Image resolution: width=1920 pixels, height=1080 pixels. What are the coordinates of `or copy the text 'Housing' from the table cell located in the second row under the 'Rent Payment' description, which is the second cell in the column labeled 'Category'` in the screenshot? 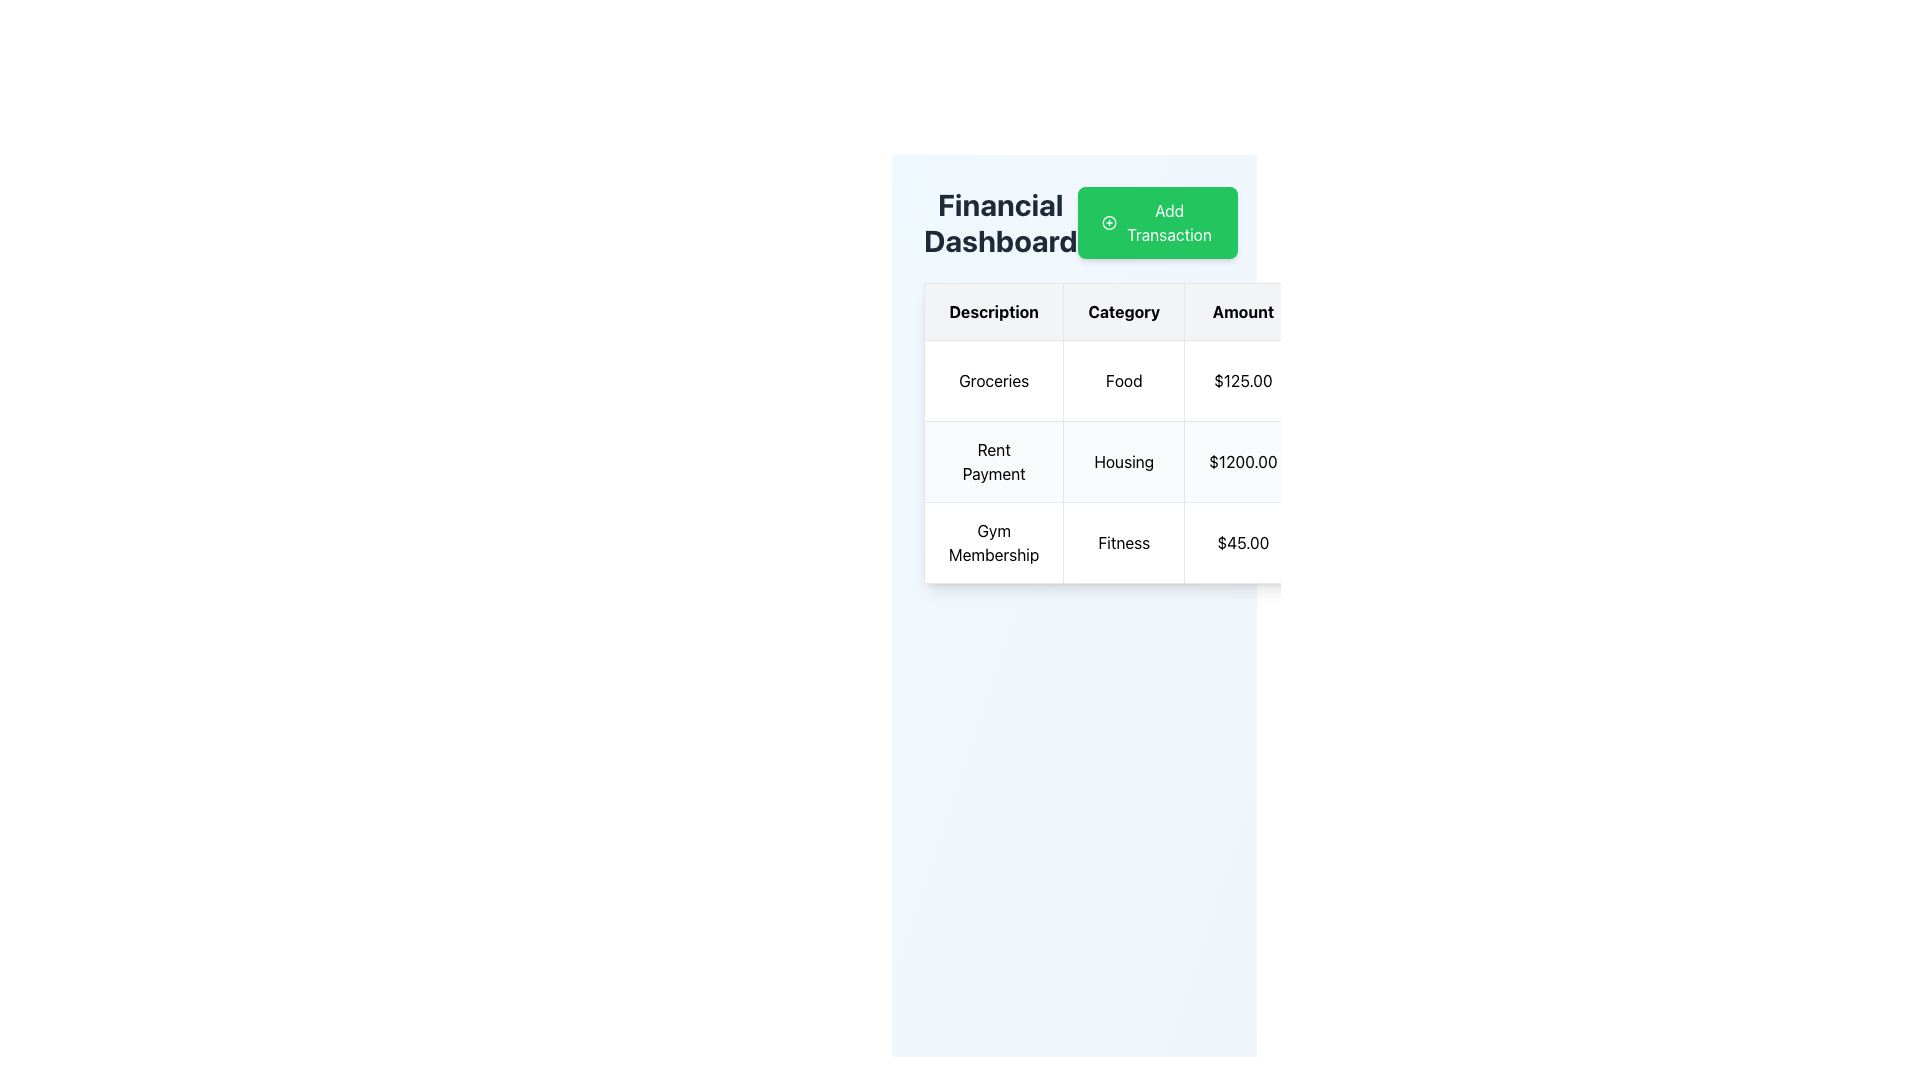 It's located at (1124, 462).